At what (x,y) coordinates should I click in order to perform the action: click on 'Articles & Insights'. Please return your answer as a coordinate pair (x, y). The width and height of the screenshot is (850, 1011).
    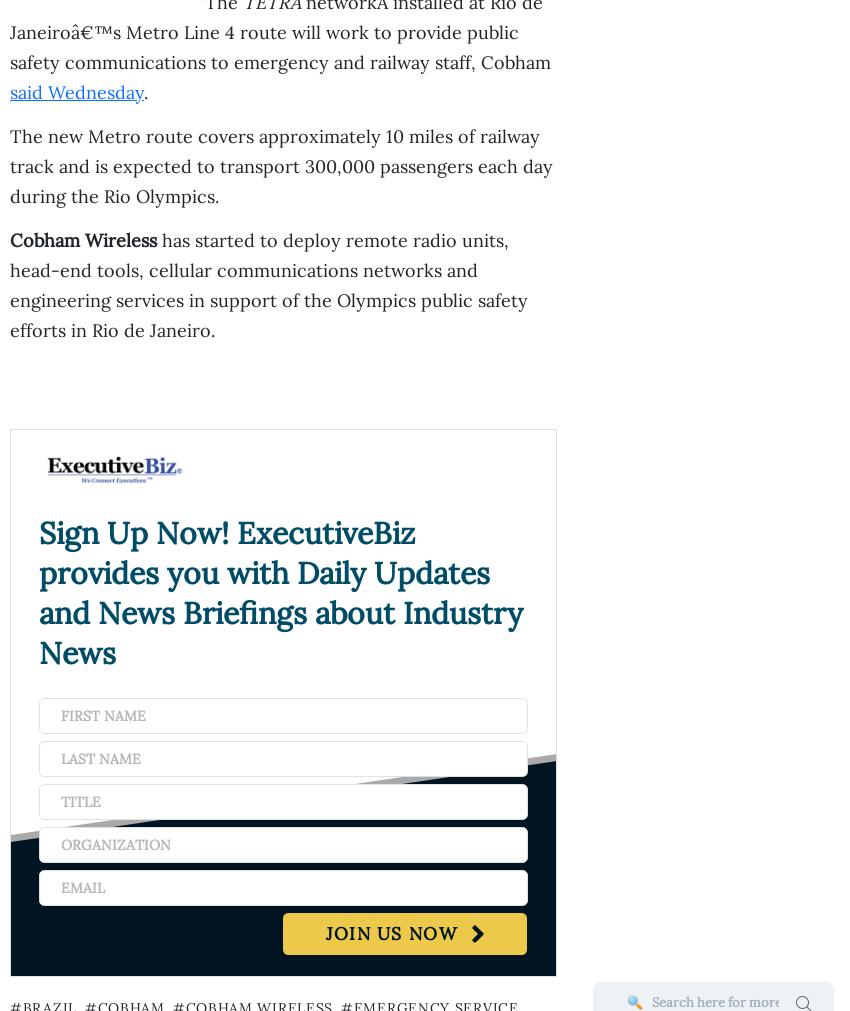
    Looking at the image, I should click on (9, 510).